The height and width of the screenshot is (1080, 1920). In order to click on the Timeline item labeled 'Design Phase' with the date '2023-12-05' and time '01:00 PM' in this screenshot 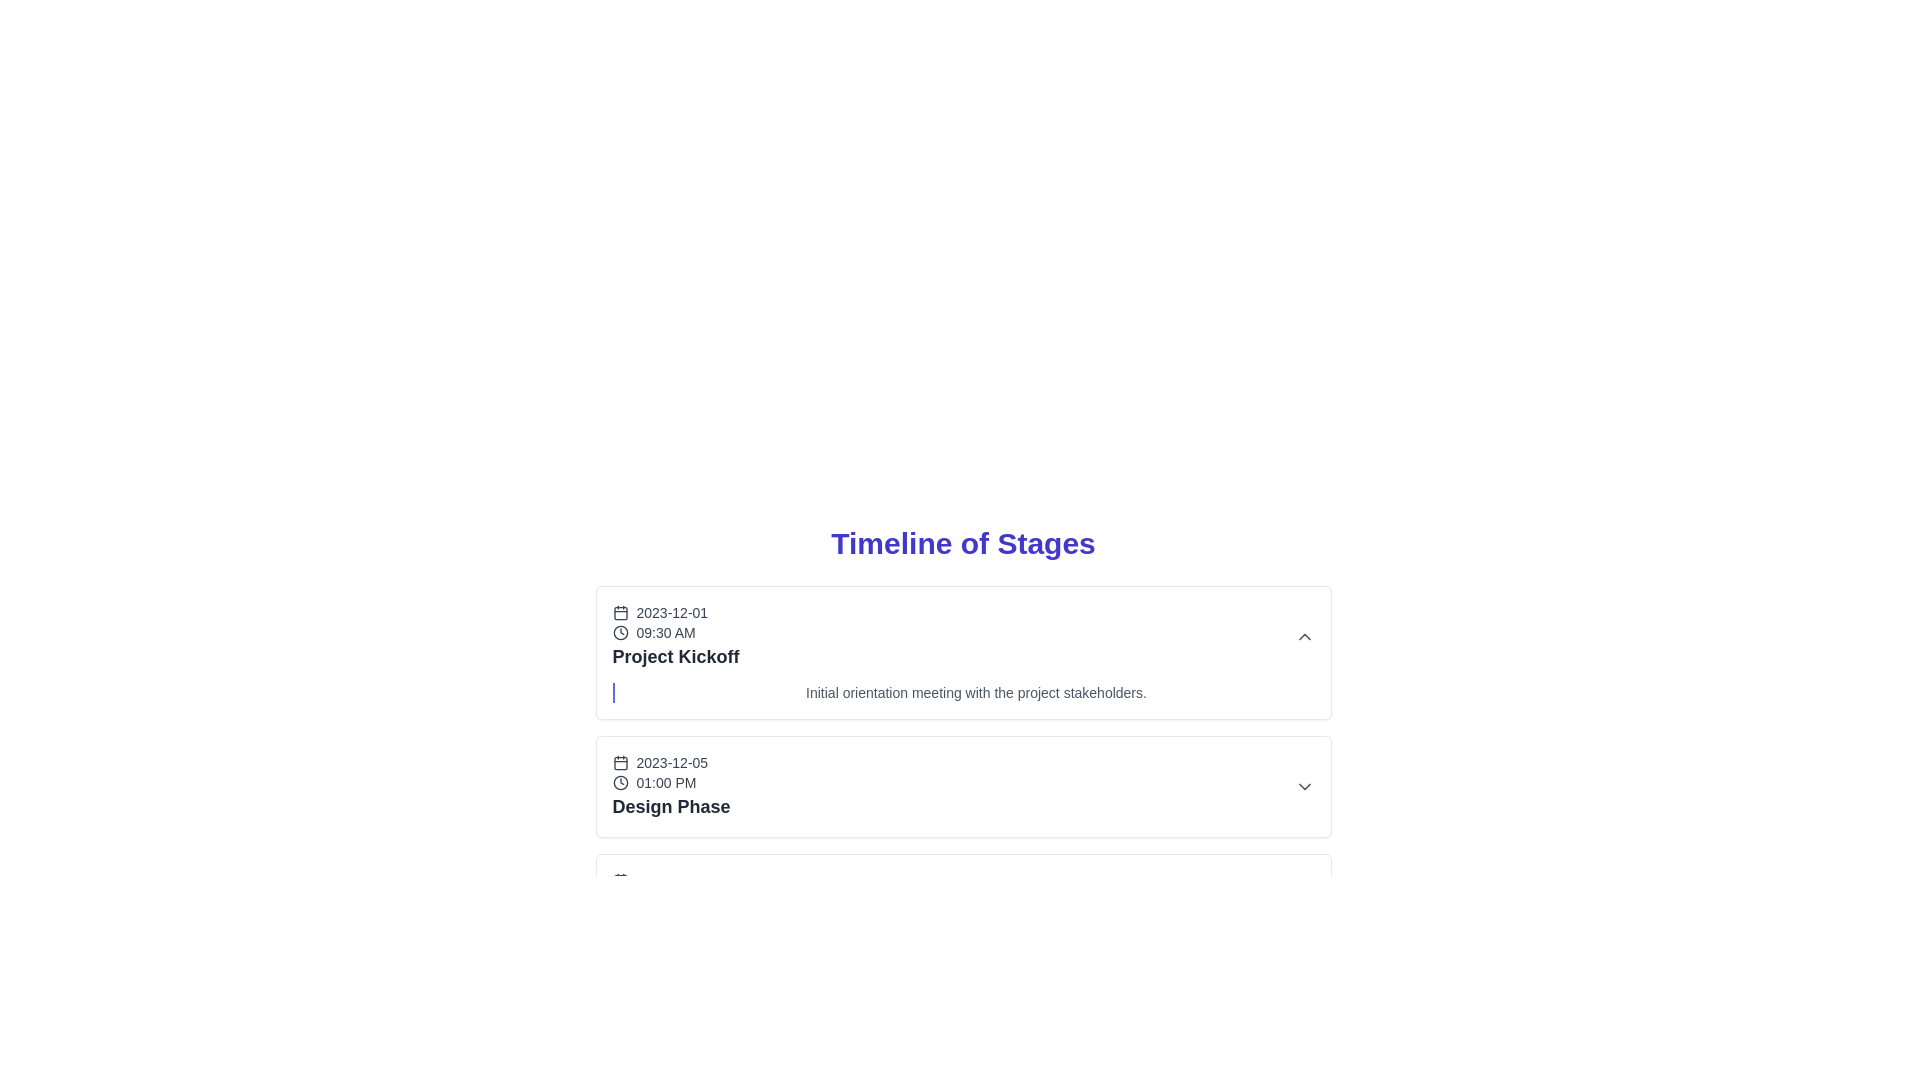, I will do `click(671, 785)`.